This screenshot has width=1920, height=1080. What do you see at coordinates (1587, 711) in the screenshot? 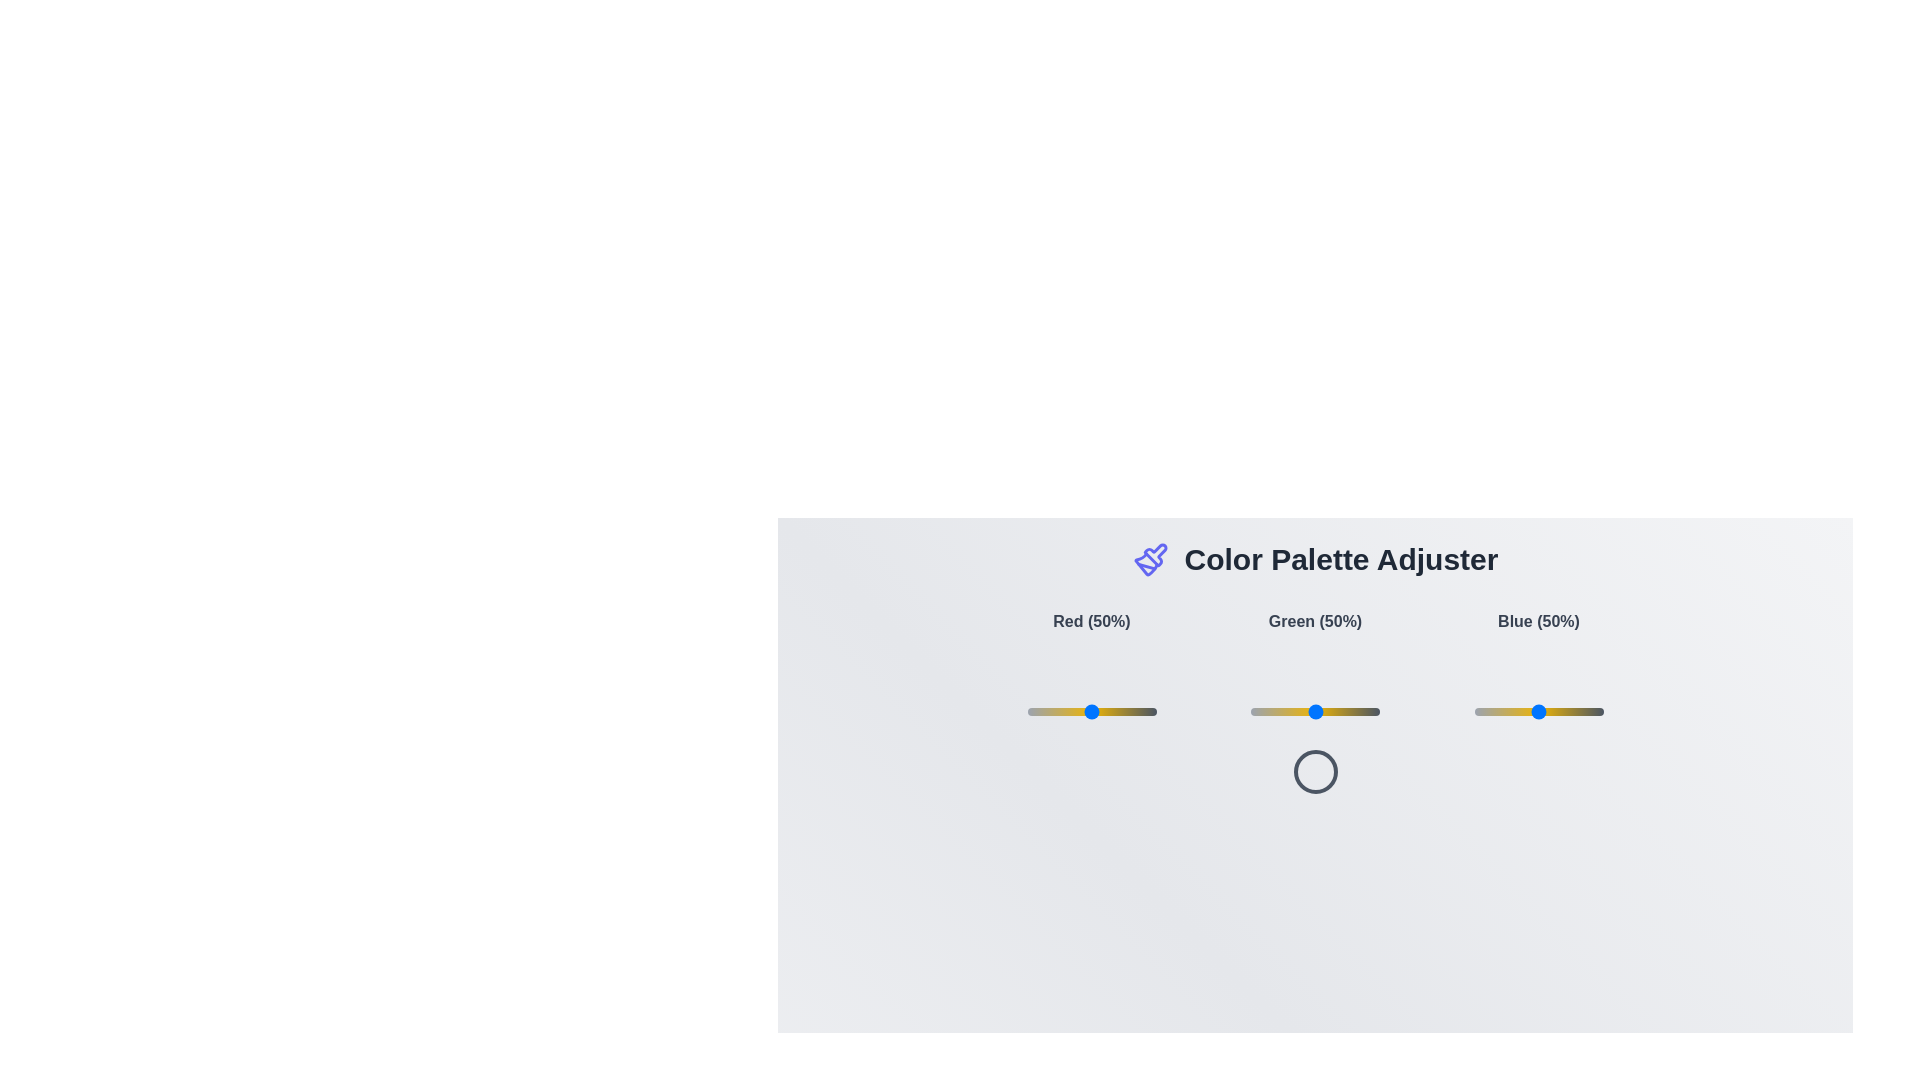
I see `the blue color slider to 88%` at bounding box center [1587, 711].